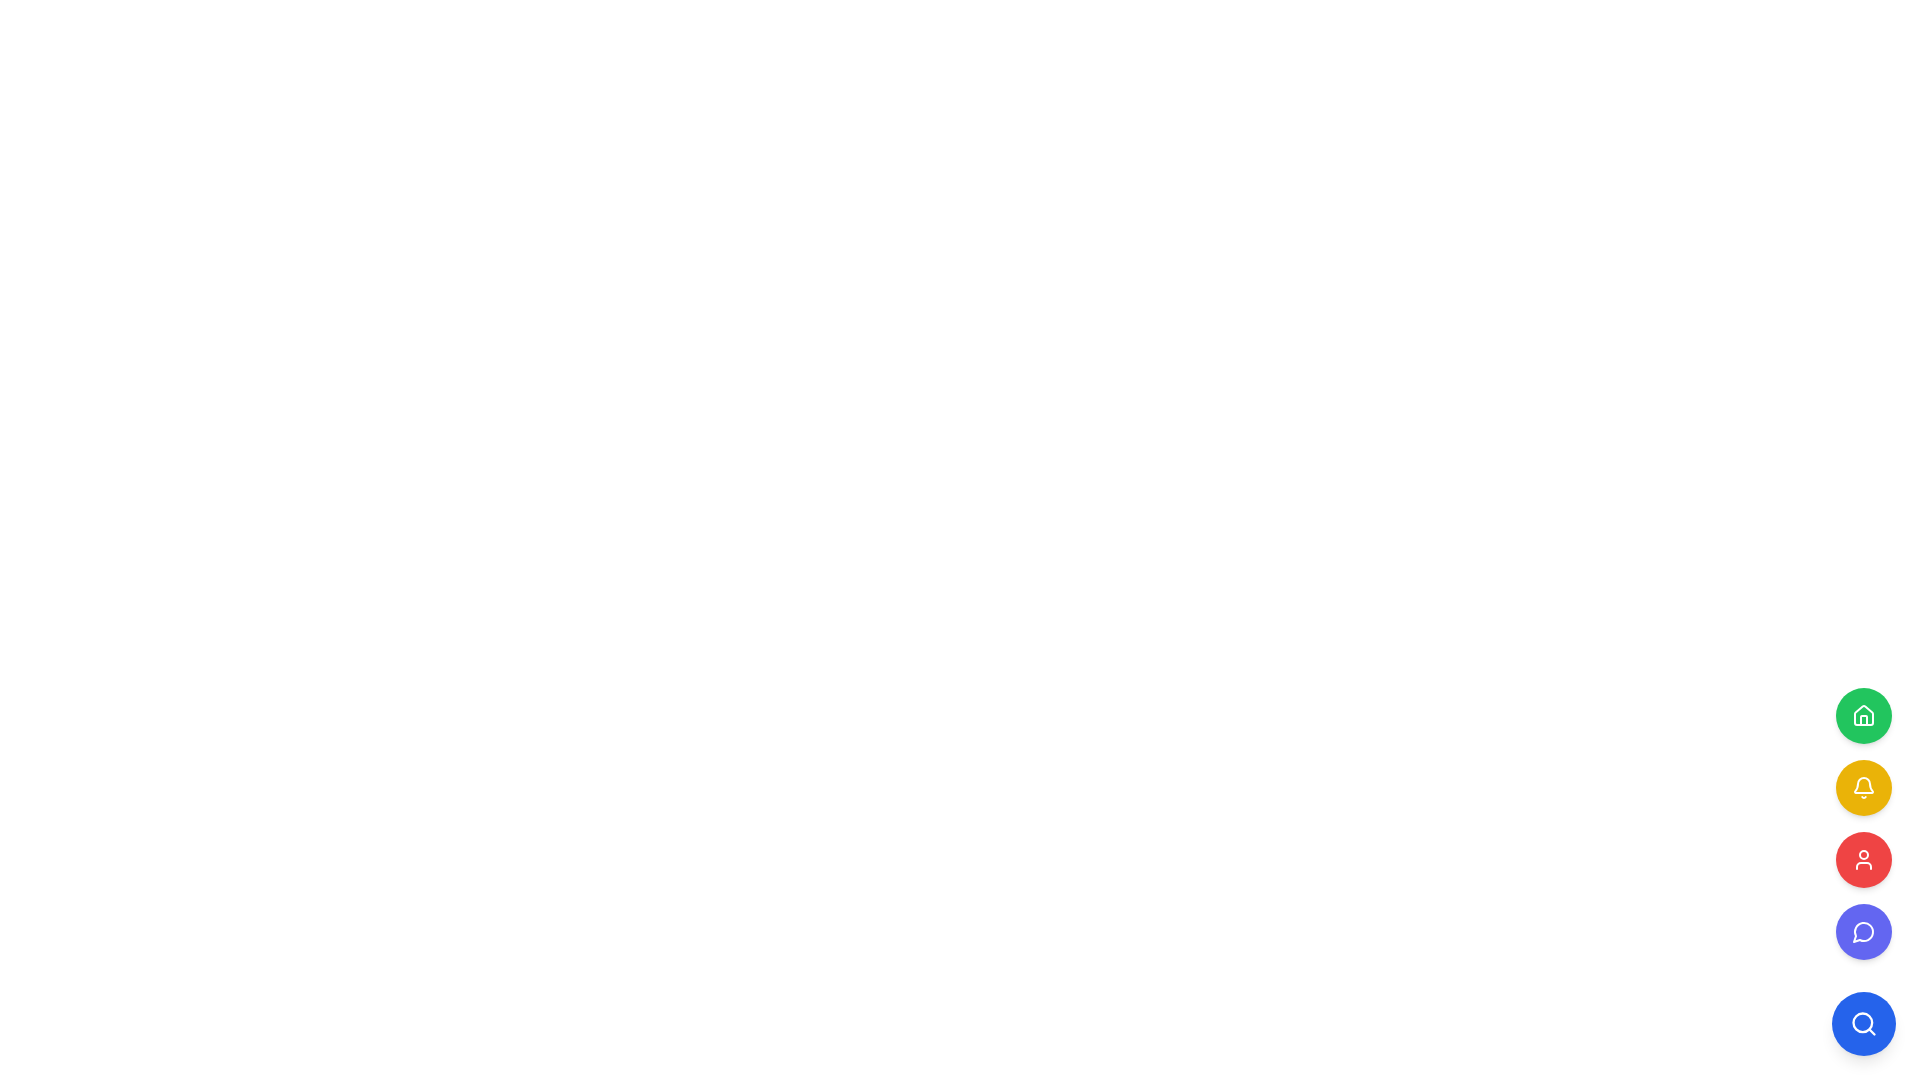 This screenshot has height=1080, width=1920. Describe the element at coordinates (1862, 932) in the screenshot. I see `the circular icon button featuring a speech bubble outline with a blue background` at that location.